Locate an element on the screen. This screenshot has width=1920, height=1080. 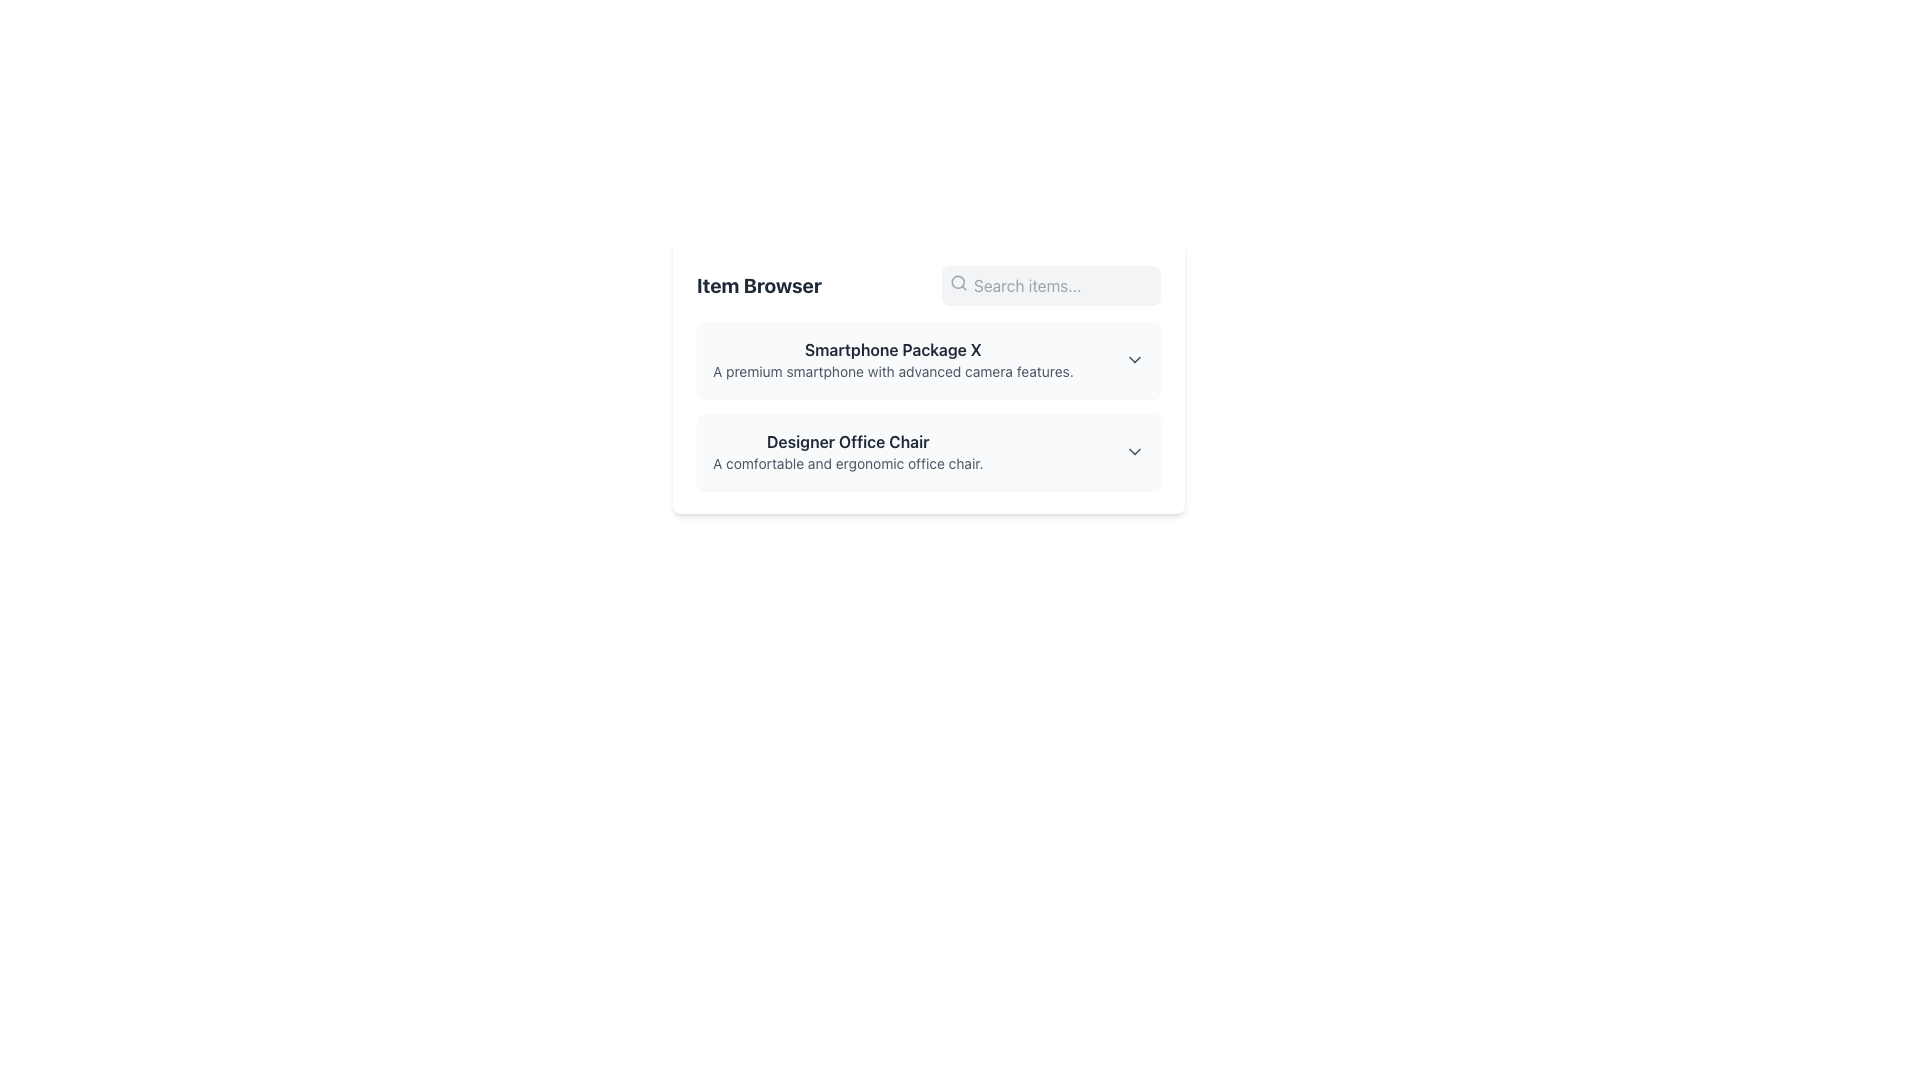
a section of the List component displaying item summaries within the 'Item Browser' card is located at coordinates (928, 405).